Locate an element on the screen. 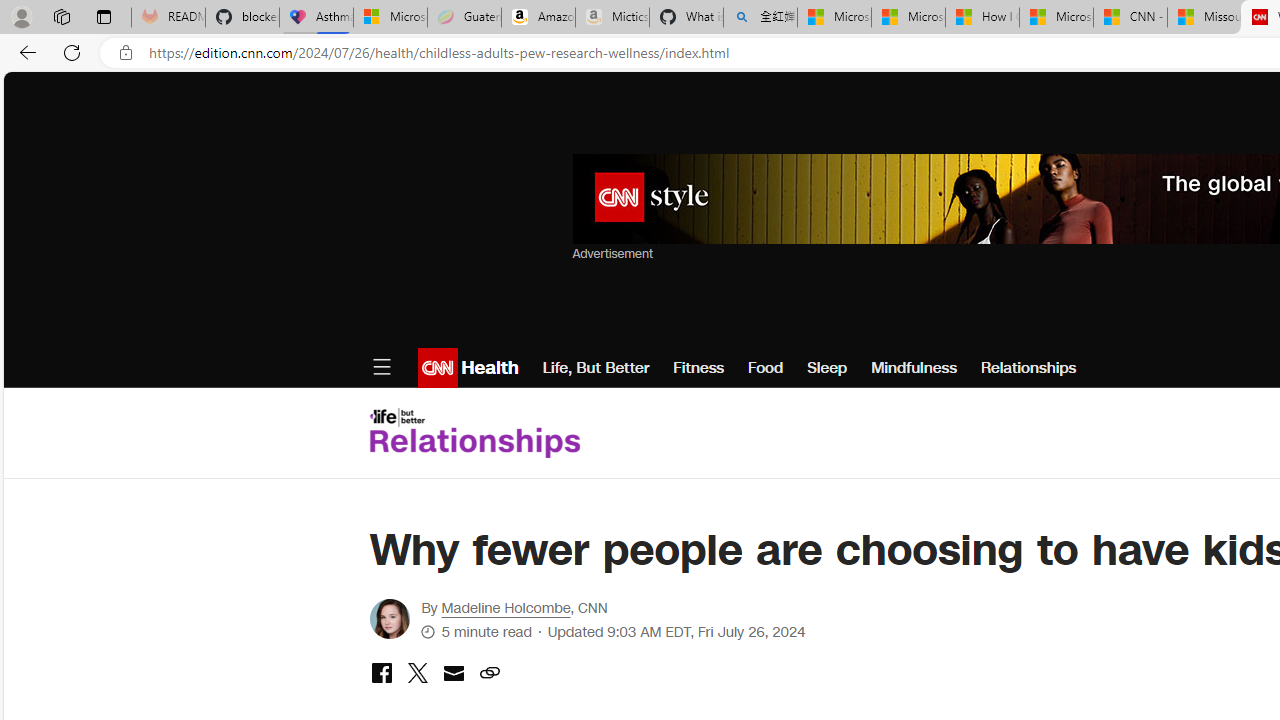 This screenshot has height=720, width=1280. 'share with email' is located at coordinates (452, 675).